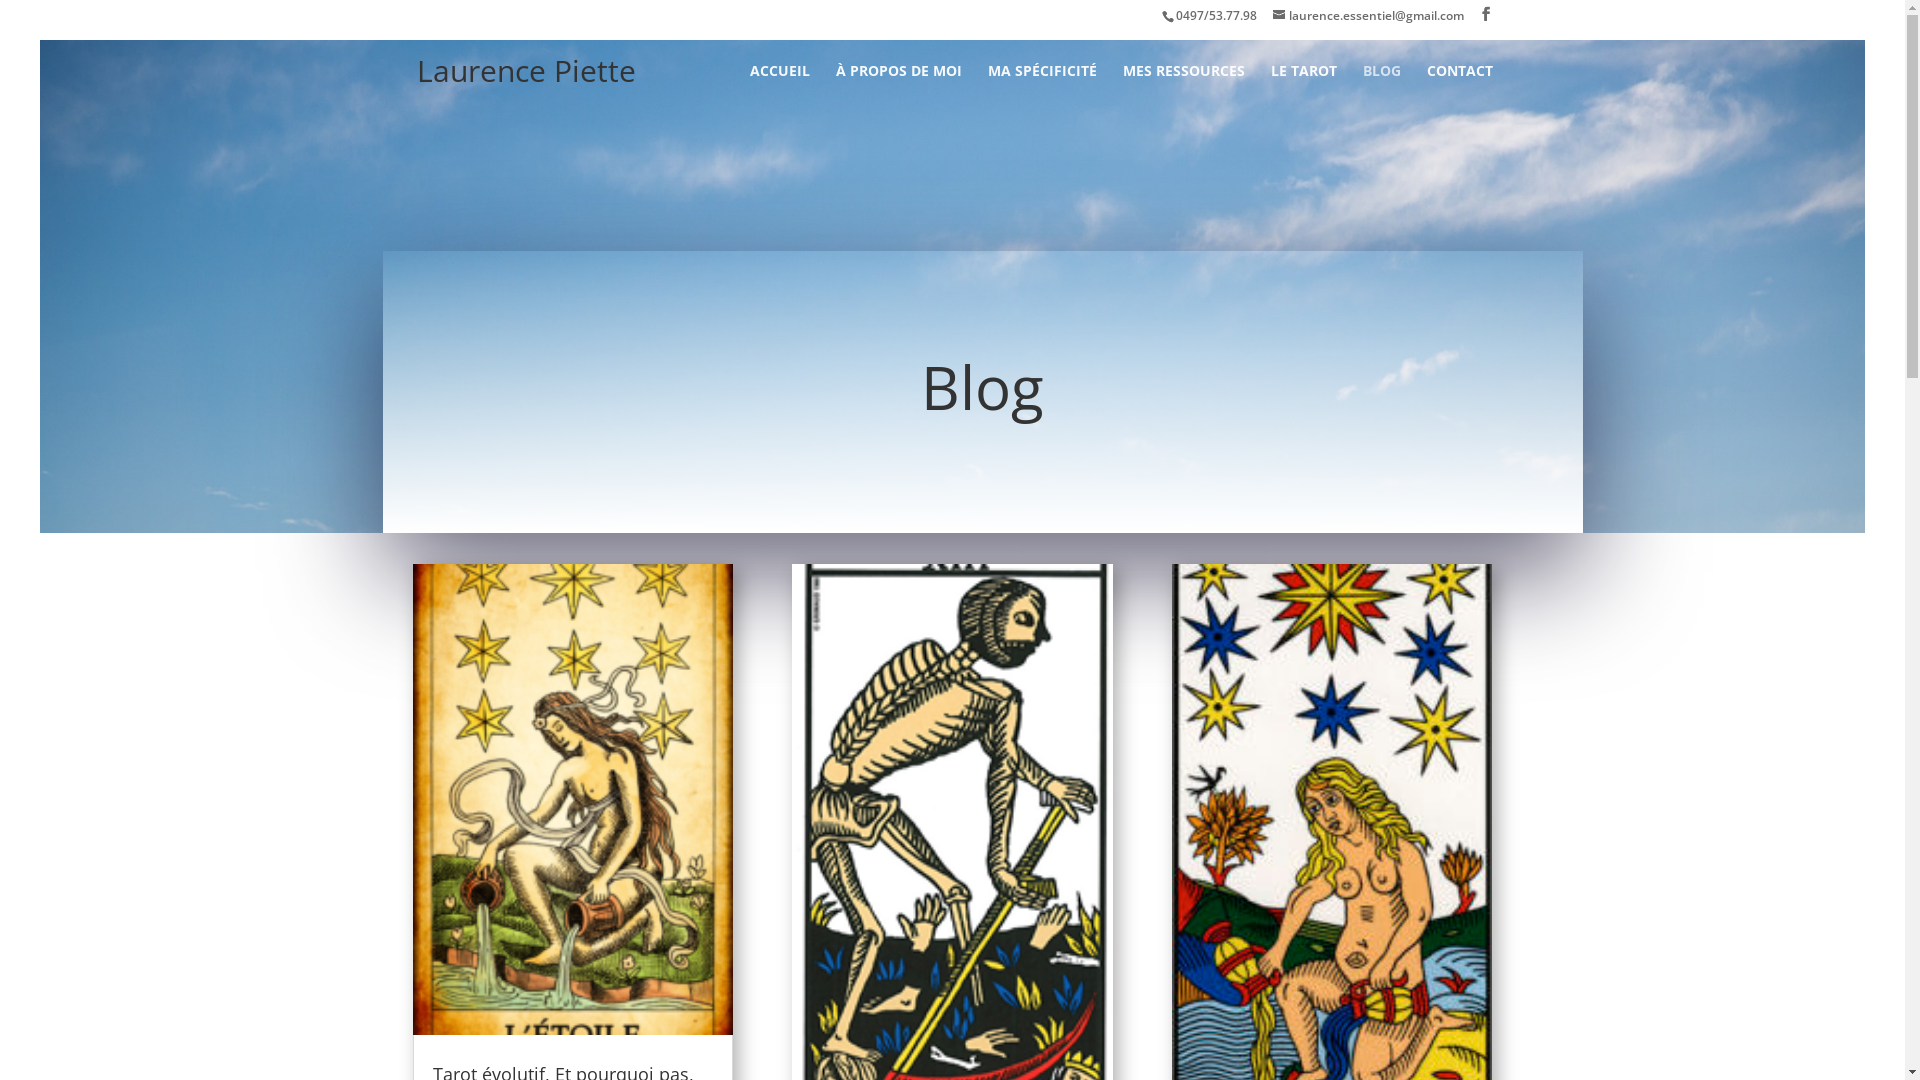 Image resolution: width=1920 pixels, height=1080 pixels. I want to click on 'laurence.essentiel@gmail.com', so click(1366, 15).